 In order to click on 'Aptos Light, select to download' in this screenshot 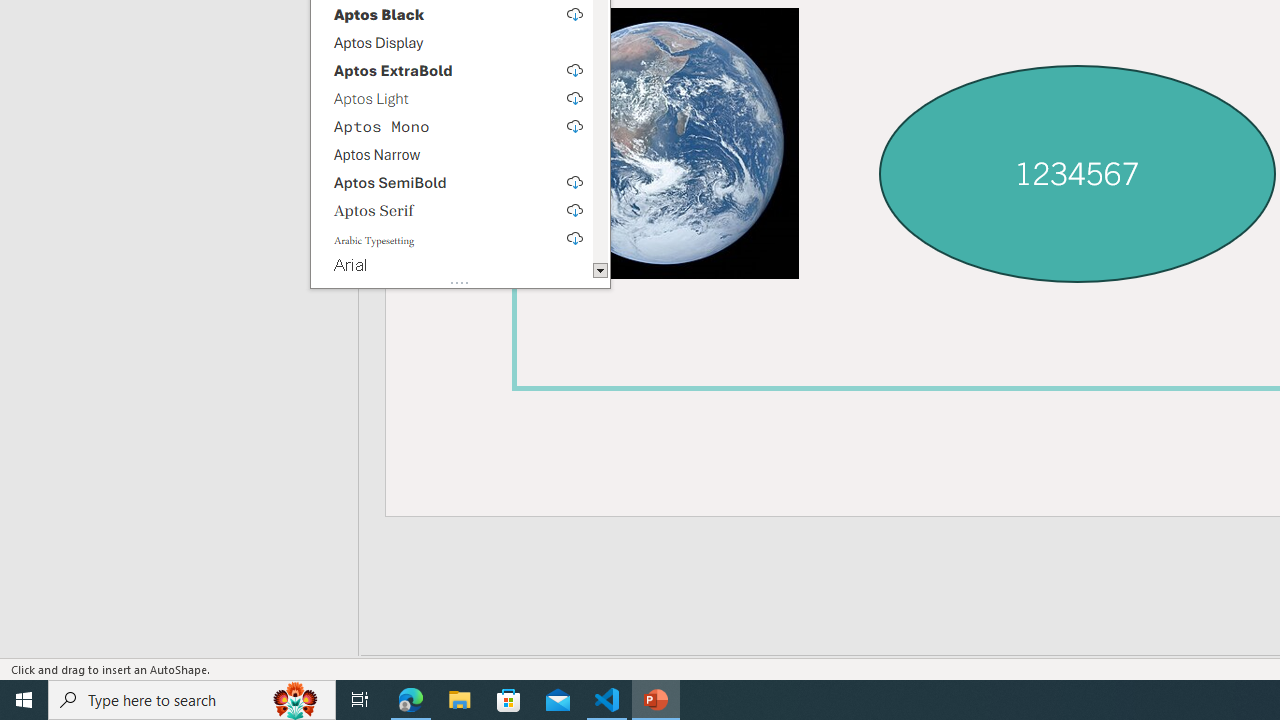, I will do `click(450, 98)`.